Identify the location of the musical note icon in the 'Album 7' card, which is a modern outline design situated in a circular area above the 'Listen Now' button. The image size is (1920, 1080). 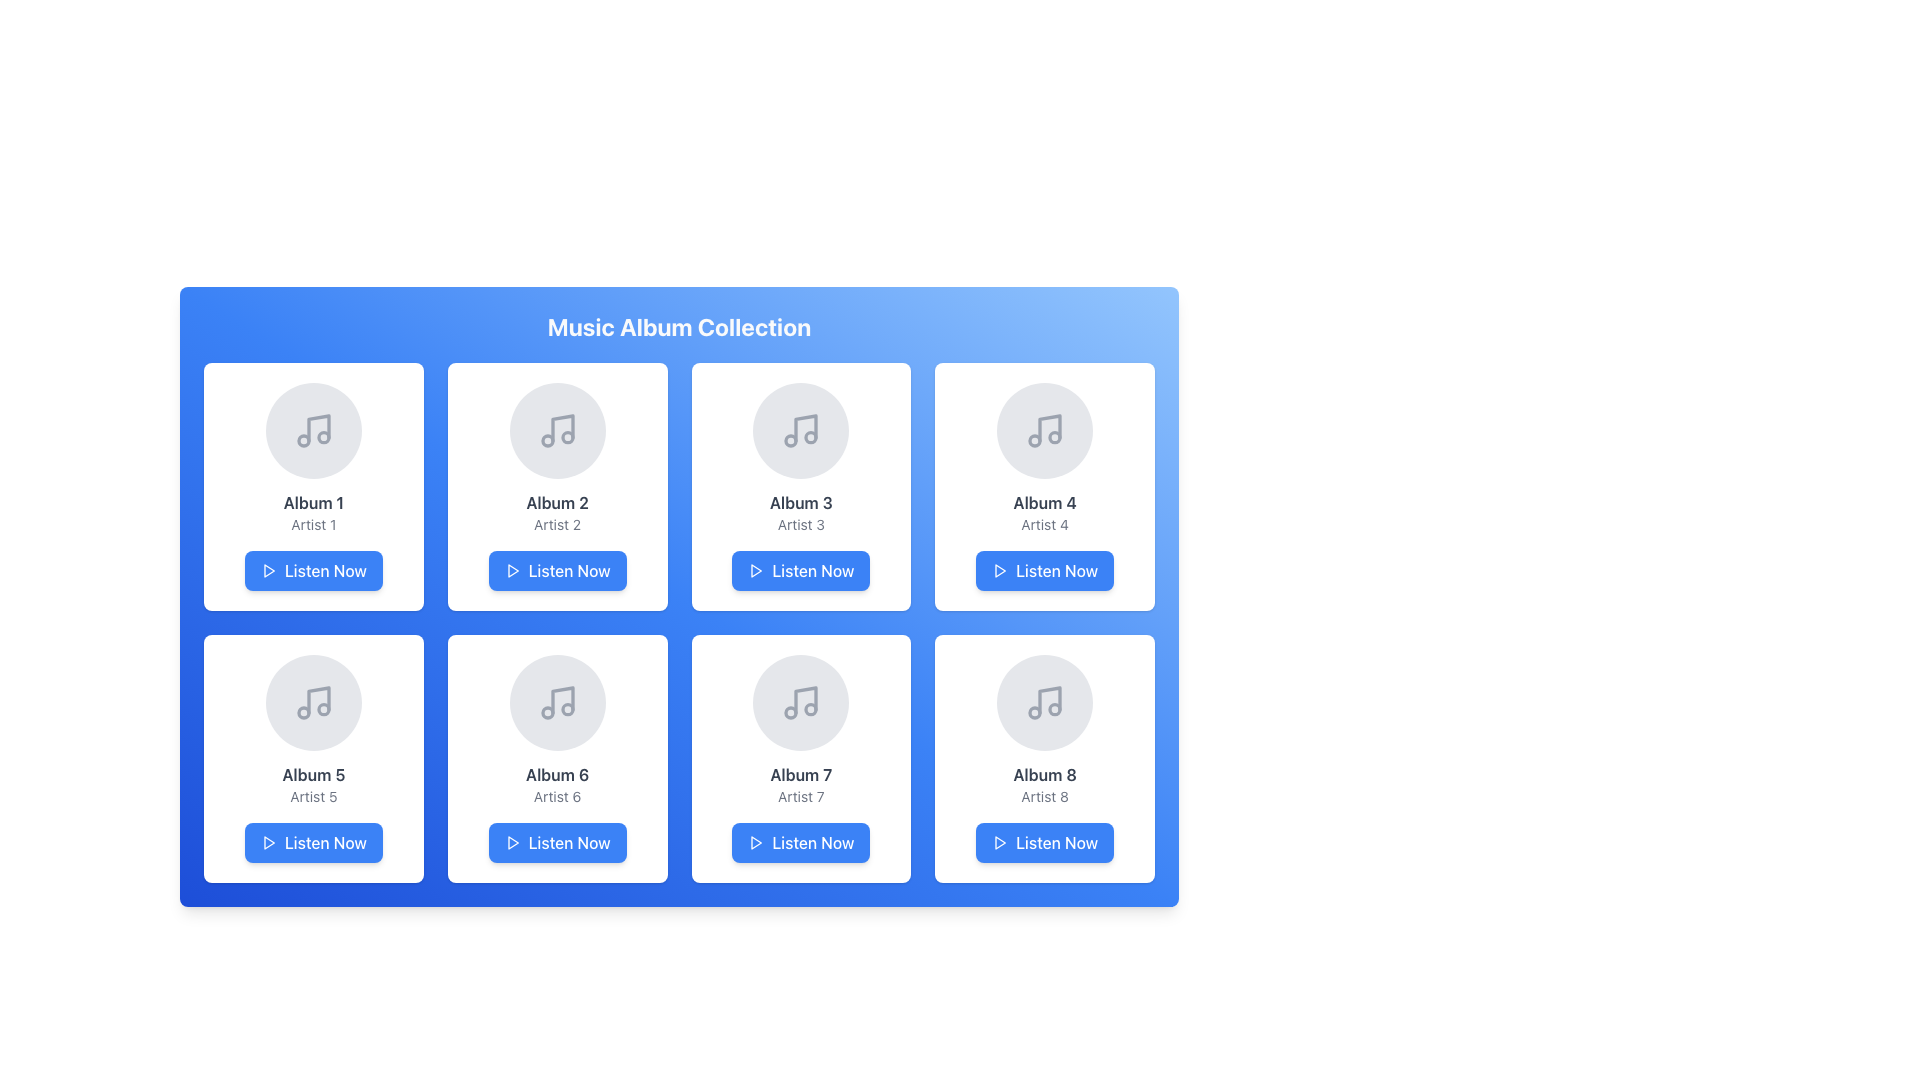
(806, 699).